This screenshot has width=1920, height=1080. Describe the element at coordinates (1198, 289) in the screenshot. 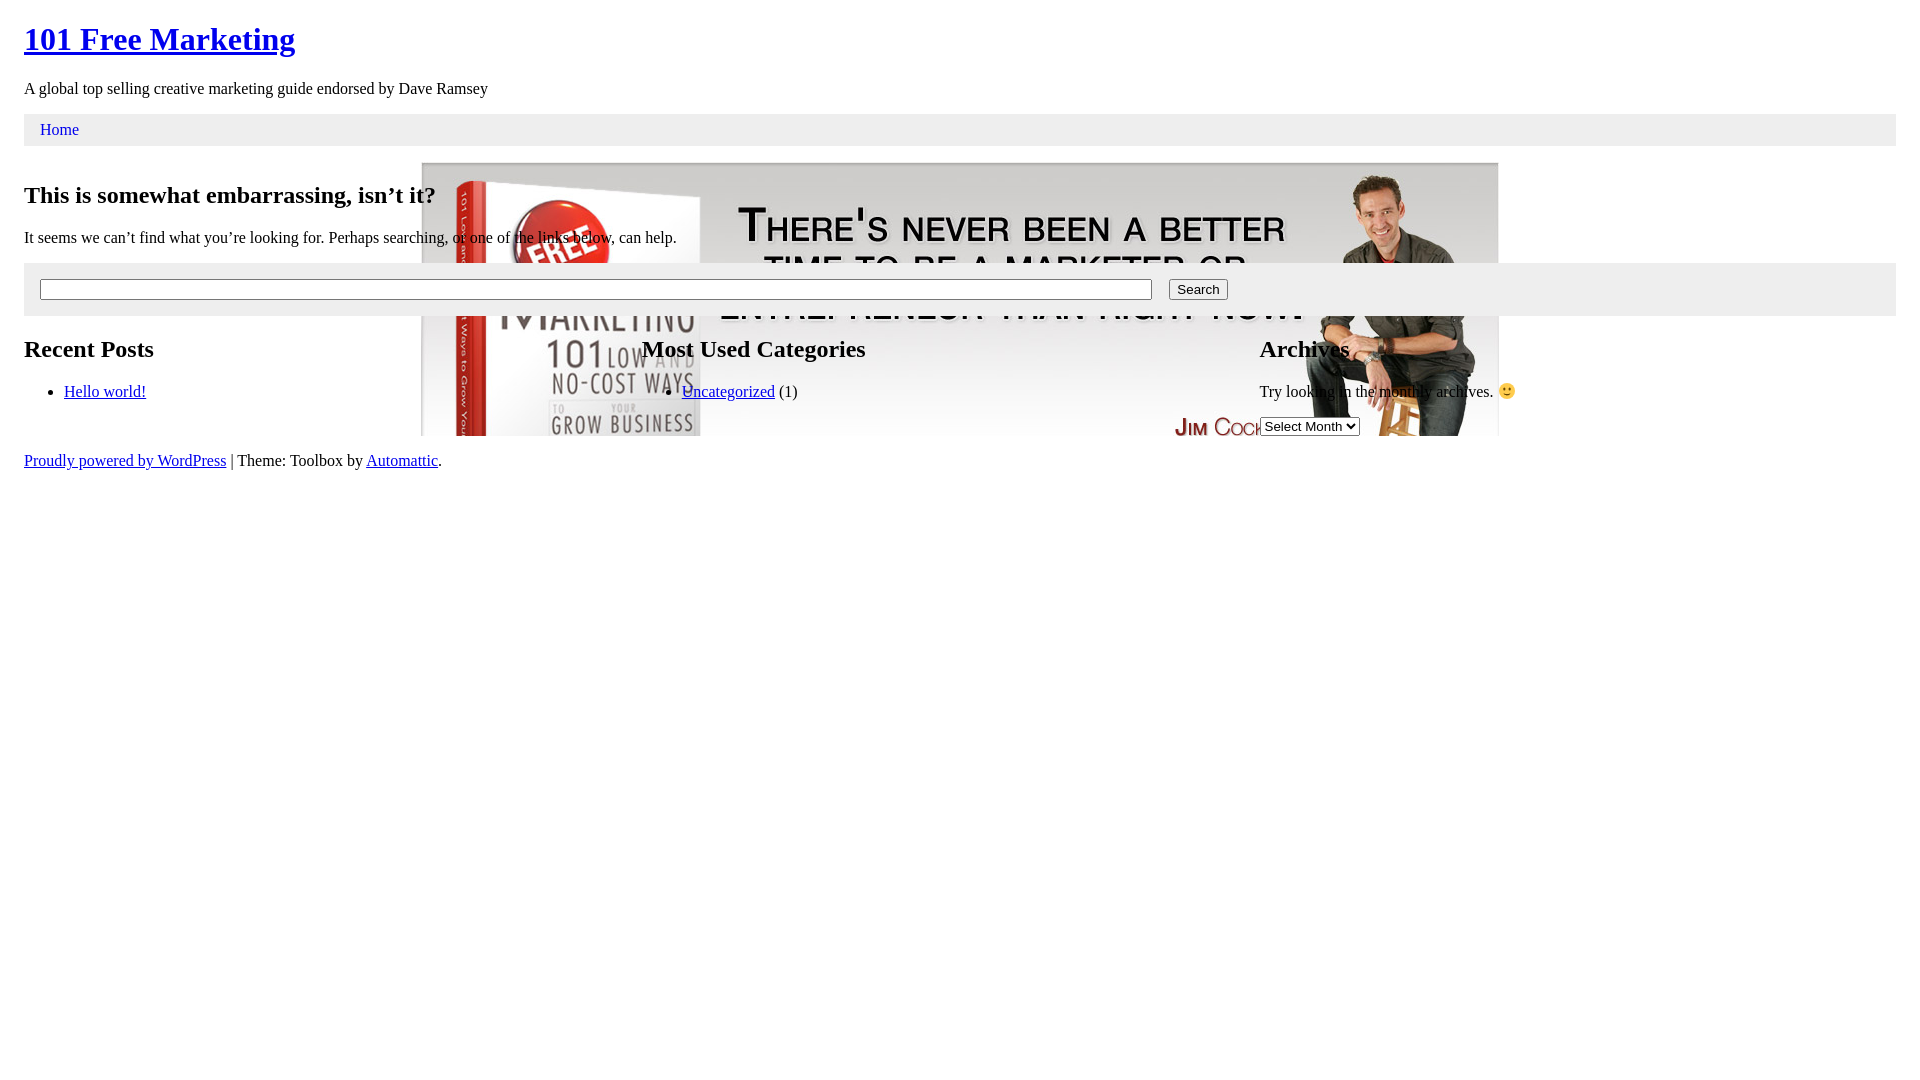

I see `'Search'` at that location.